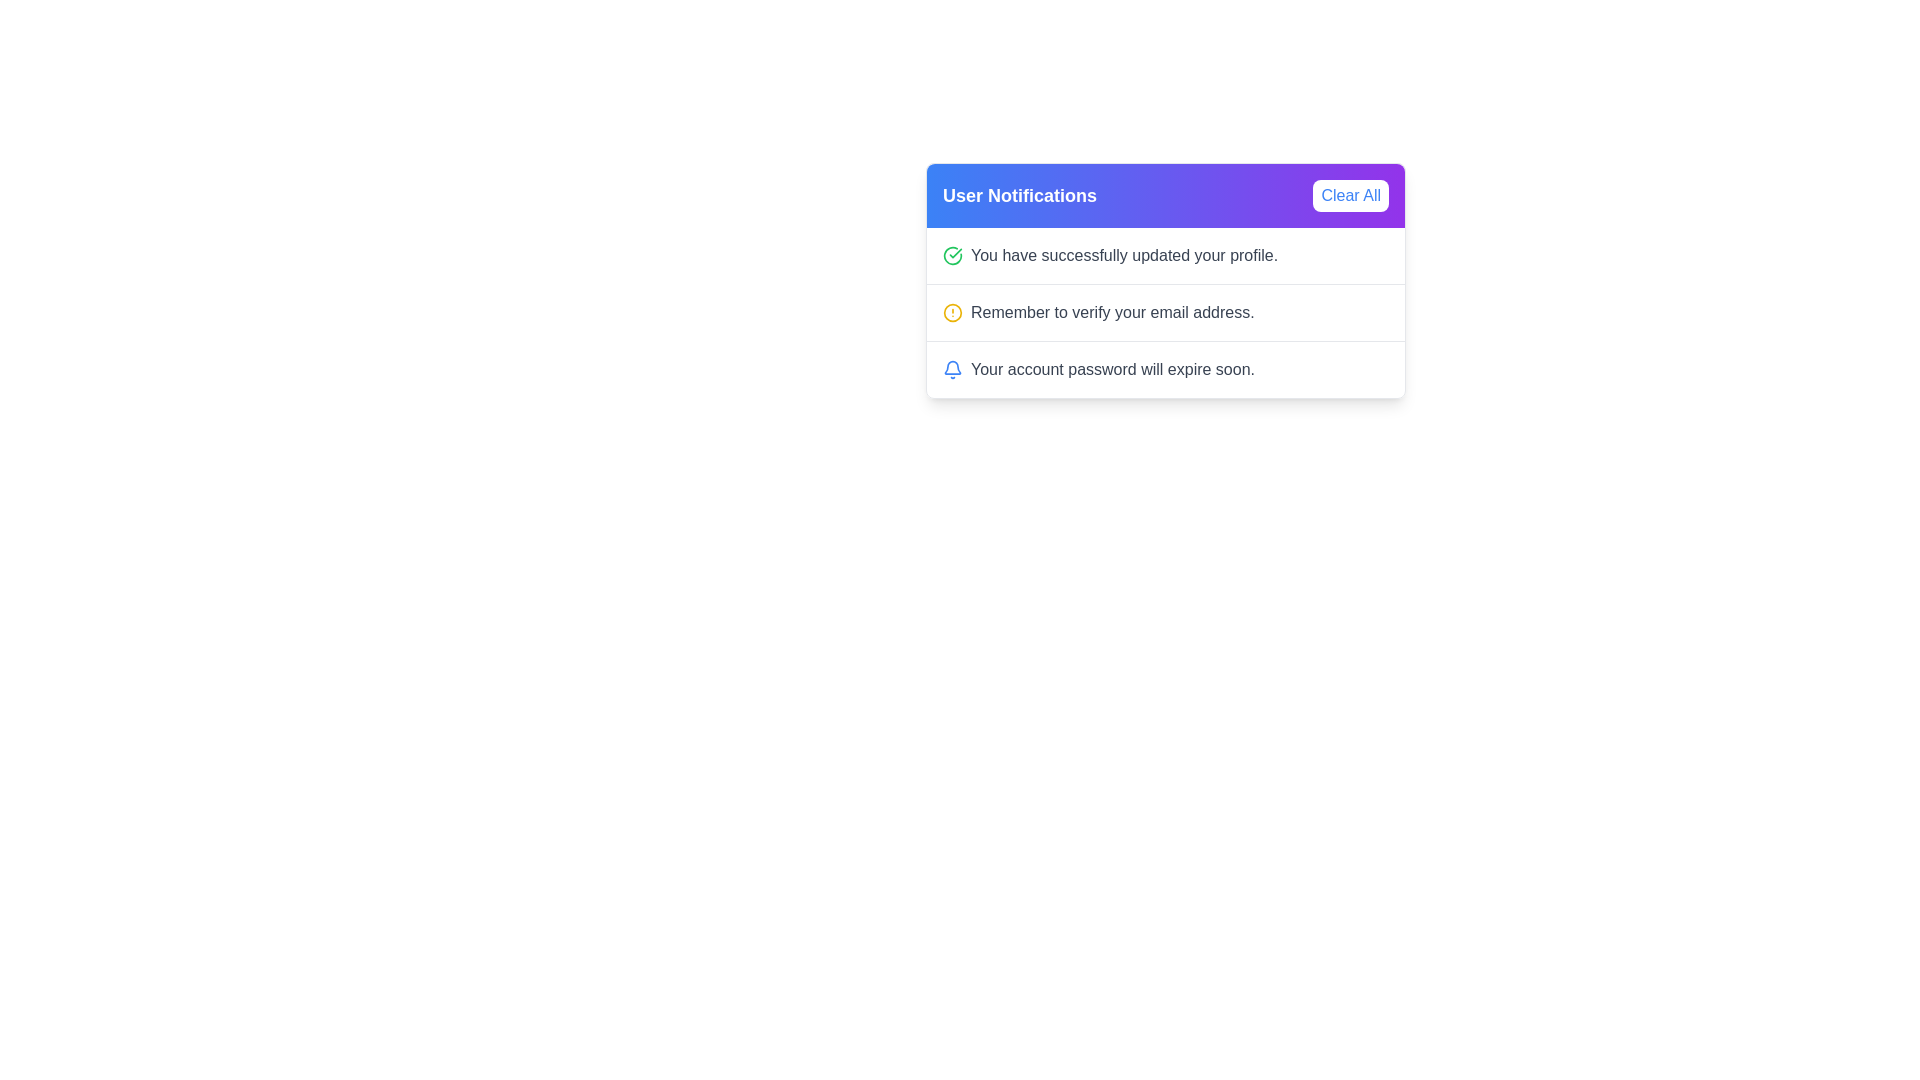 Image resolution: width=1920 pixels, height=1080 pixels. Describe the element at coordinates (952, 254) in the screenshot. I see `the decorative green checkmark icon that indicates confirmation, located to the left of the text 'You have successfully updated your profile' within the notification card` at that location.